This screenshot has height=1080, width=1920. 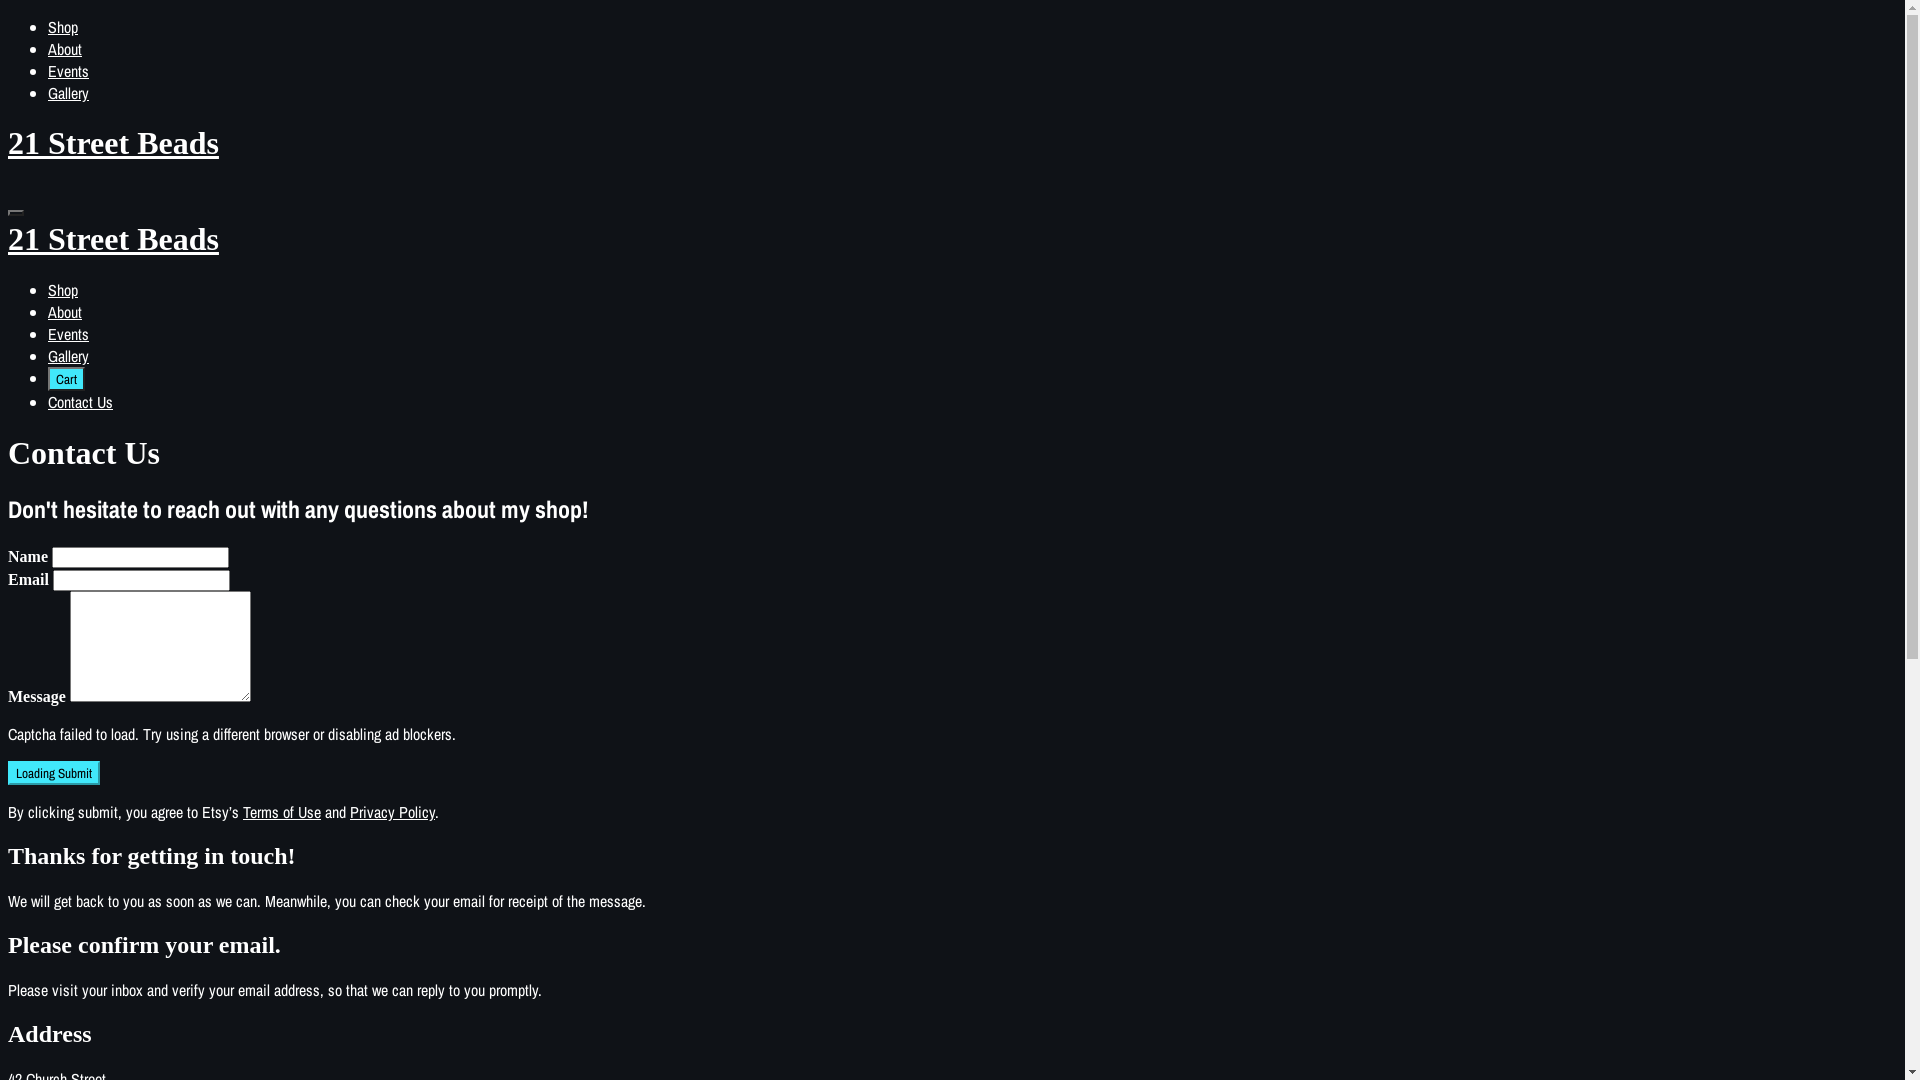 What do you see at coordinates (65, 312) in the screenshot?
I see `'About'` at bounding box center [65, 312].